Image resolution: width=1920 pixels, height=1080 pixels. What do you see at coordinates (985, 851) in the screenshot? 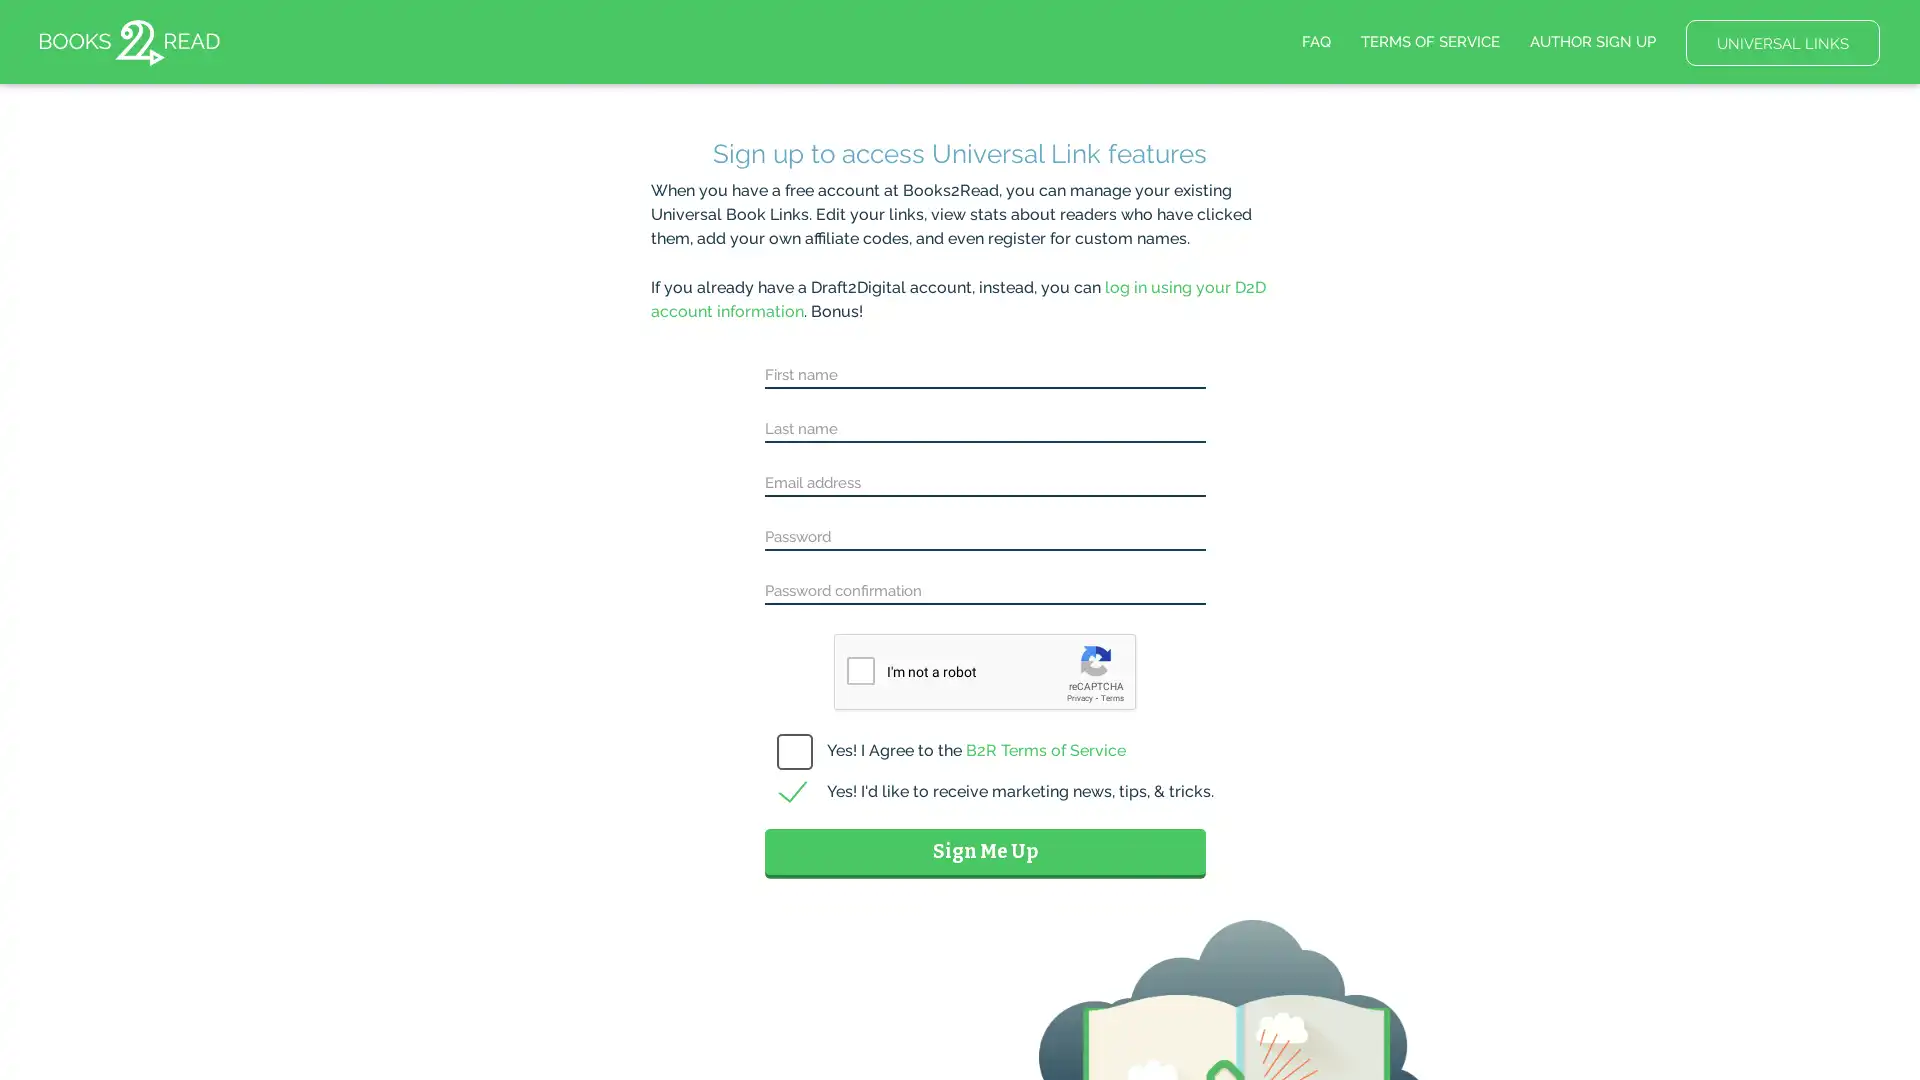
I see `Sign Me Up` at bounding box center [985, 851].